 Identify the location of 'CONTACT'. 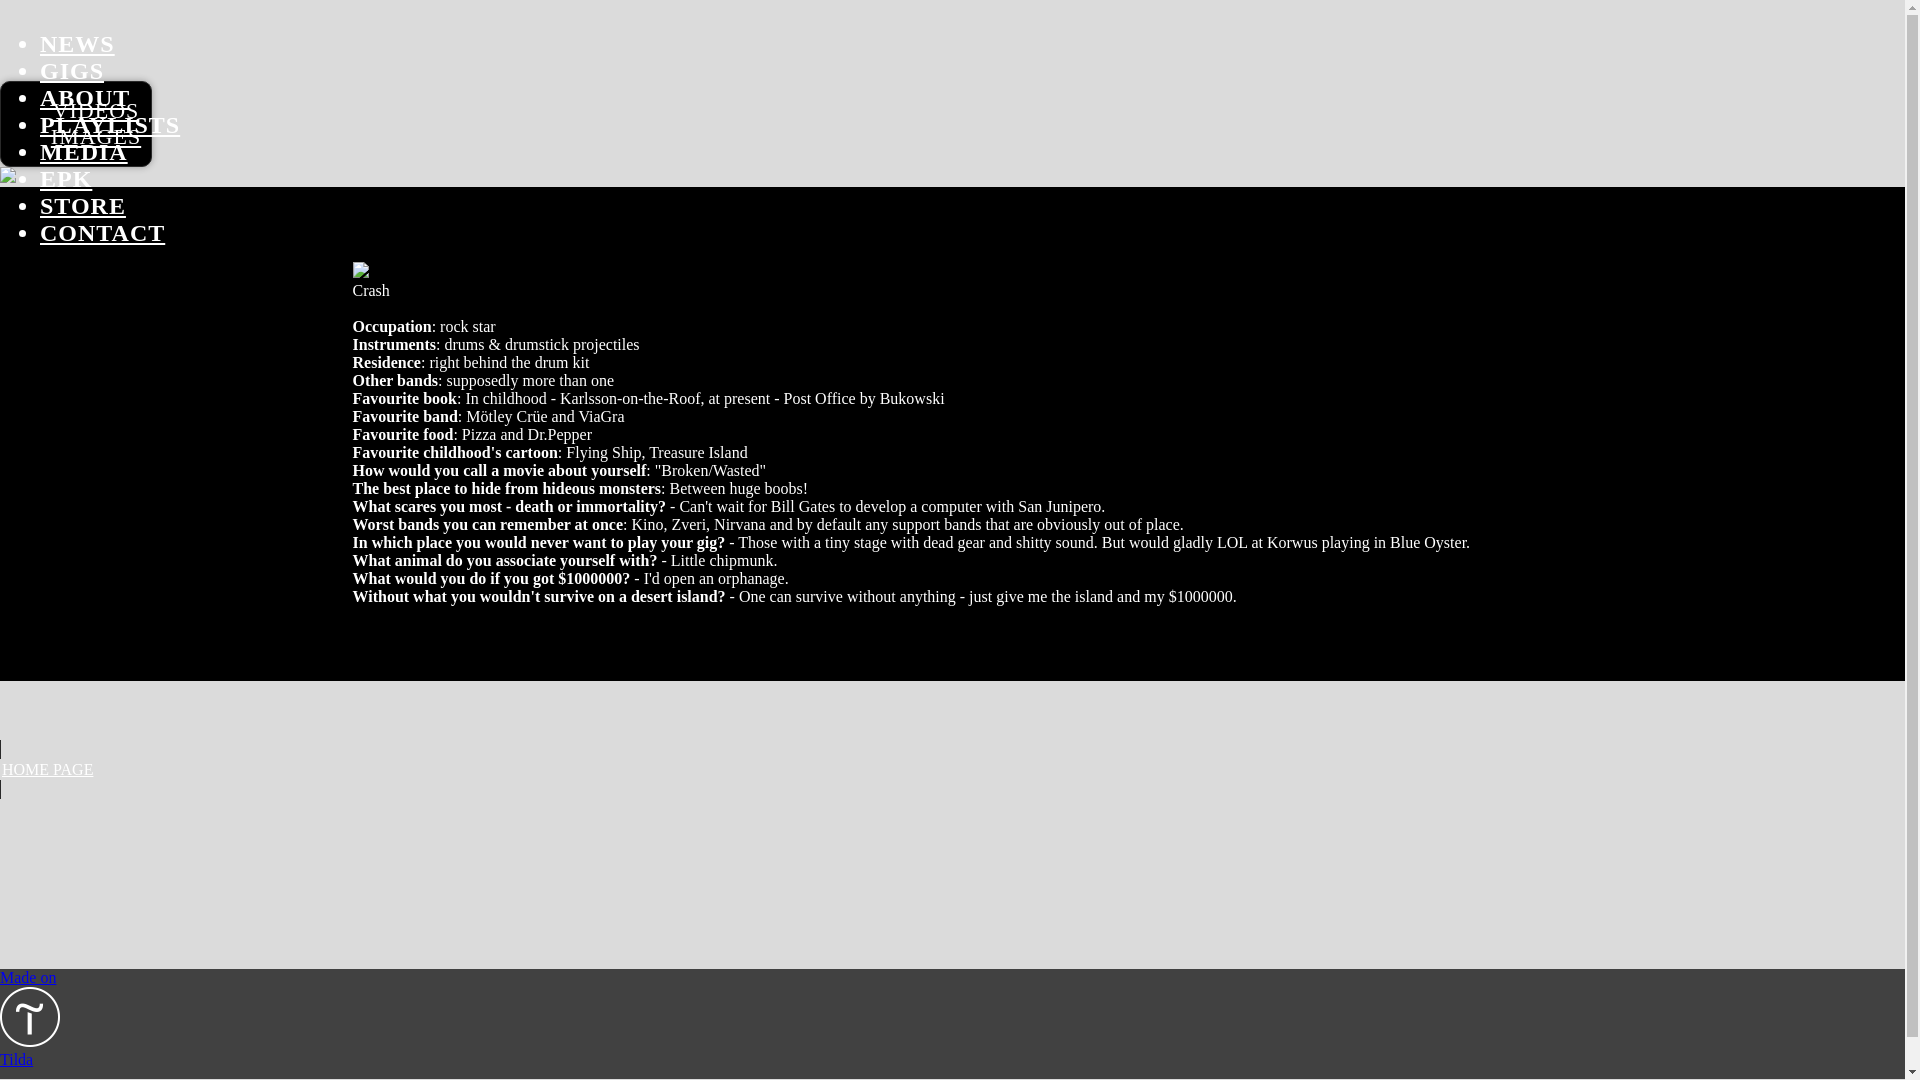
(39, 231).